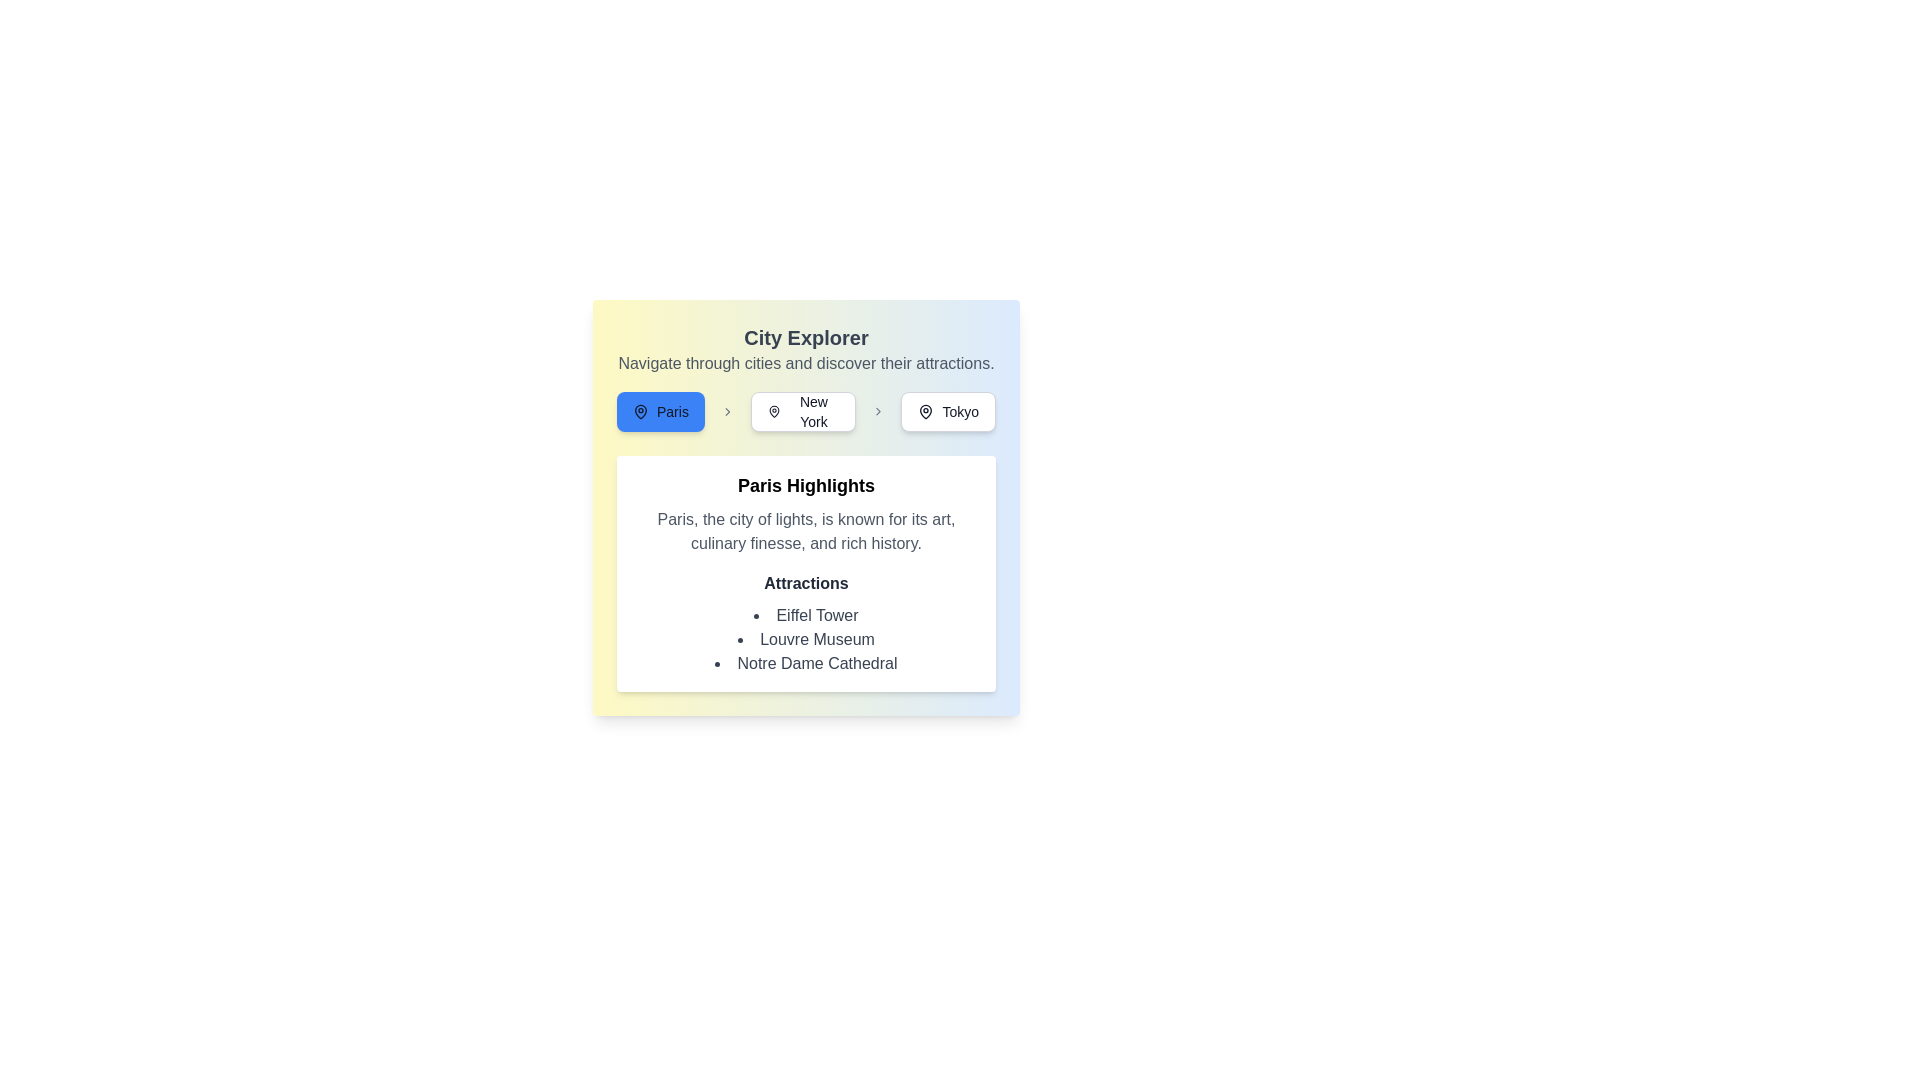  What do you see at coordinates (925, 411) in the screenshot?
I see `the map pin icon associated with the city 'Paris' for accessibility purposes` at bounding box center [925, 411].